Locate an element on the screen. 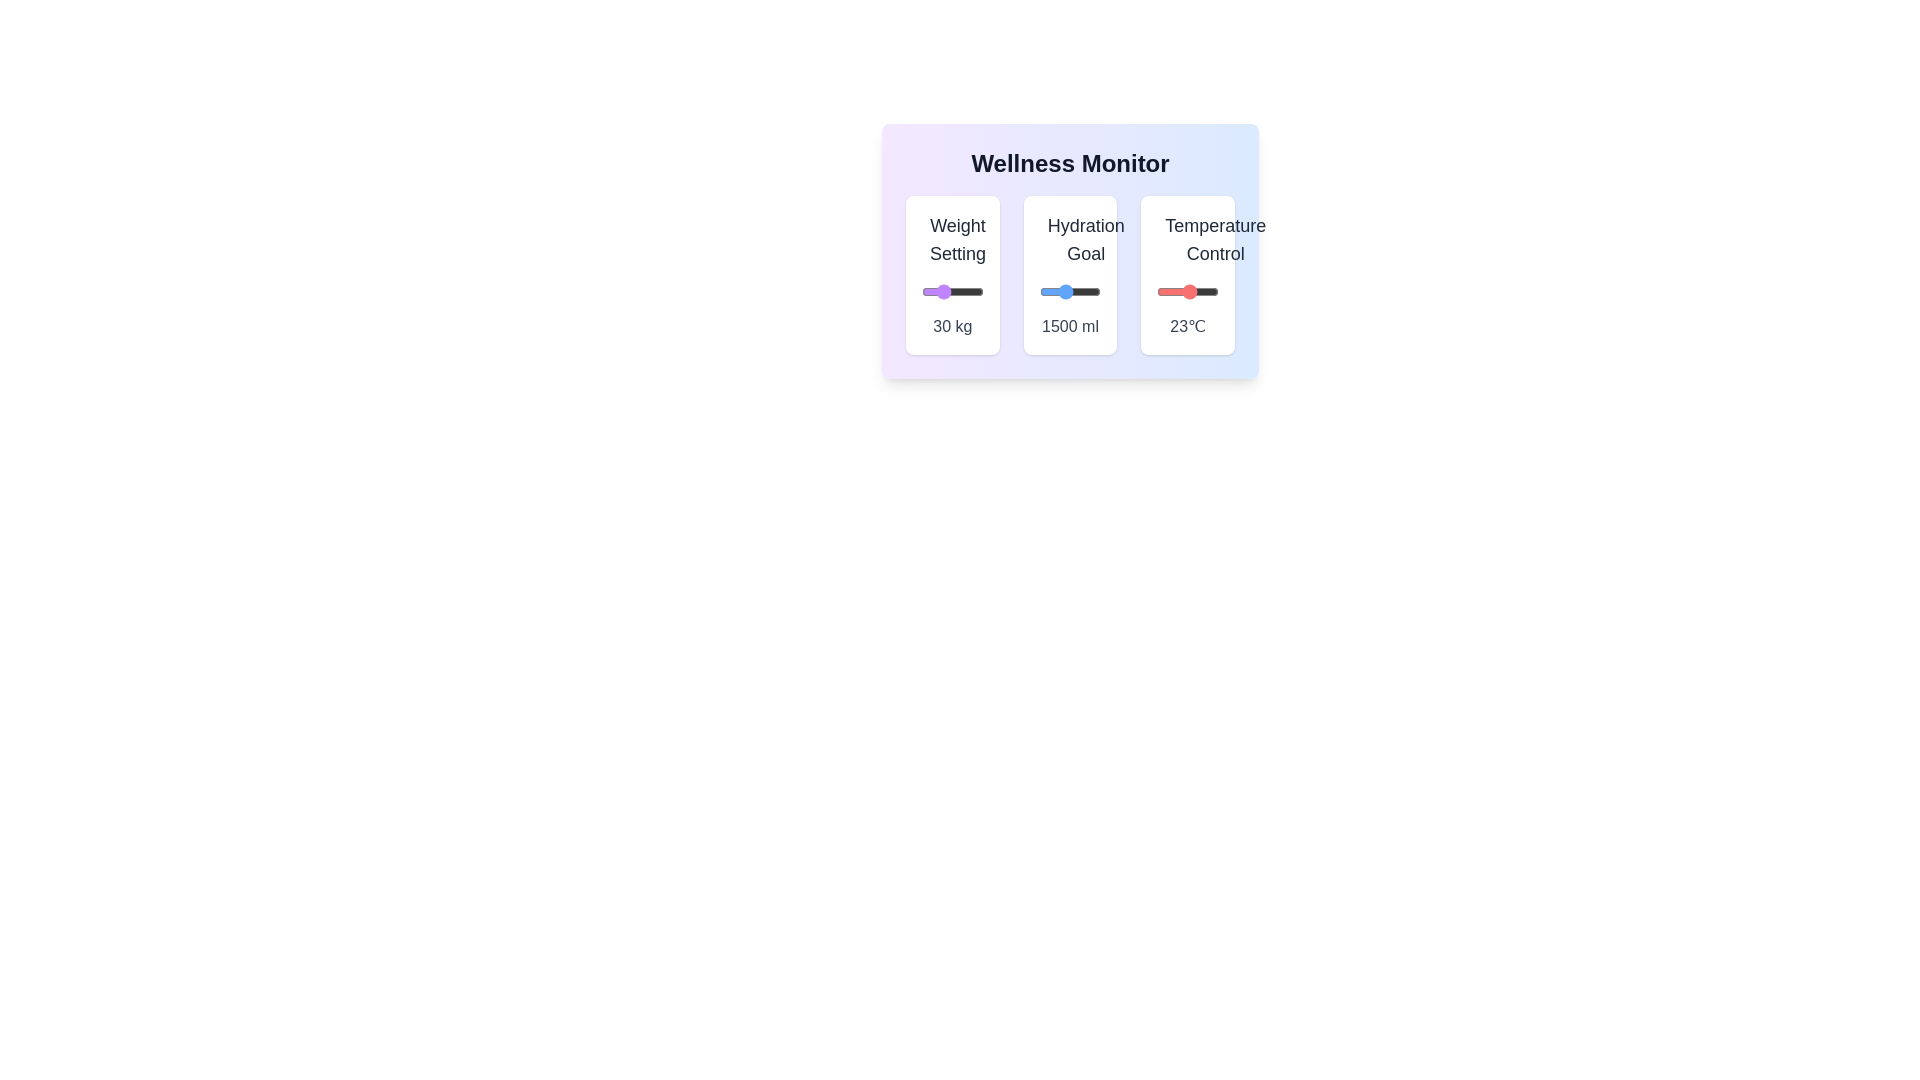 The width and height of the screenshot is (1920, 1080). the temperature display label located at the bottom of the 'Temperature Control' card, beneath the red slider control is located at coordinates (1188, 326).